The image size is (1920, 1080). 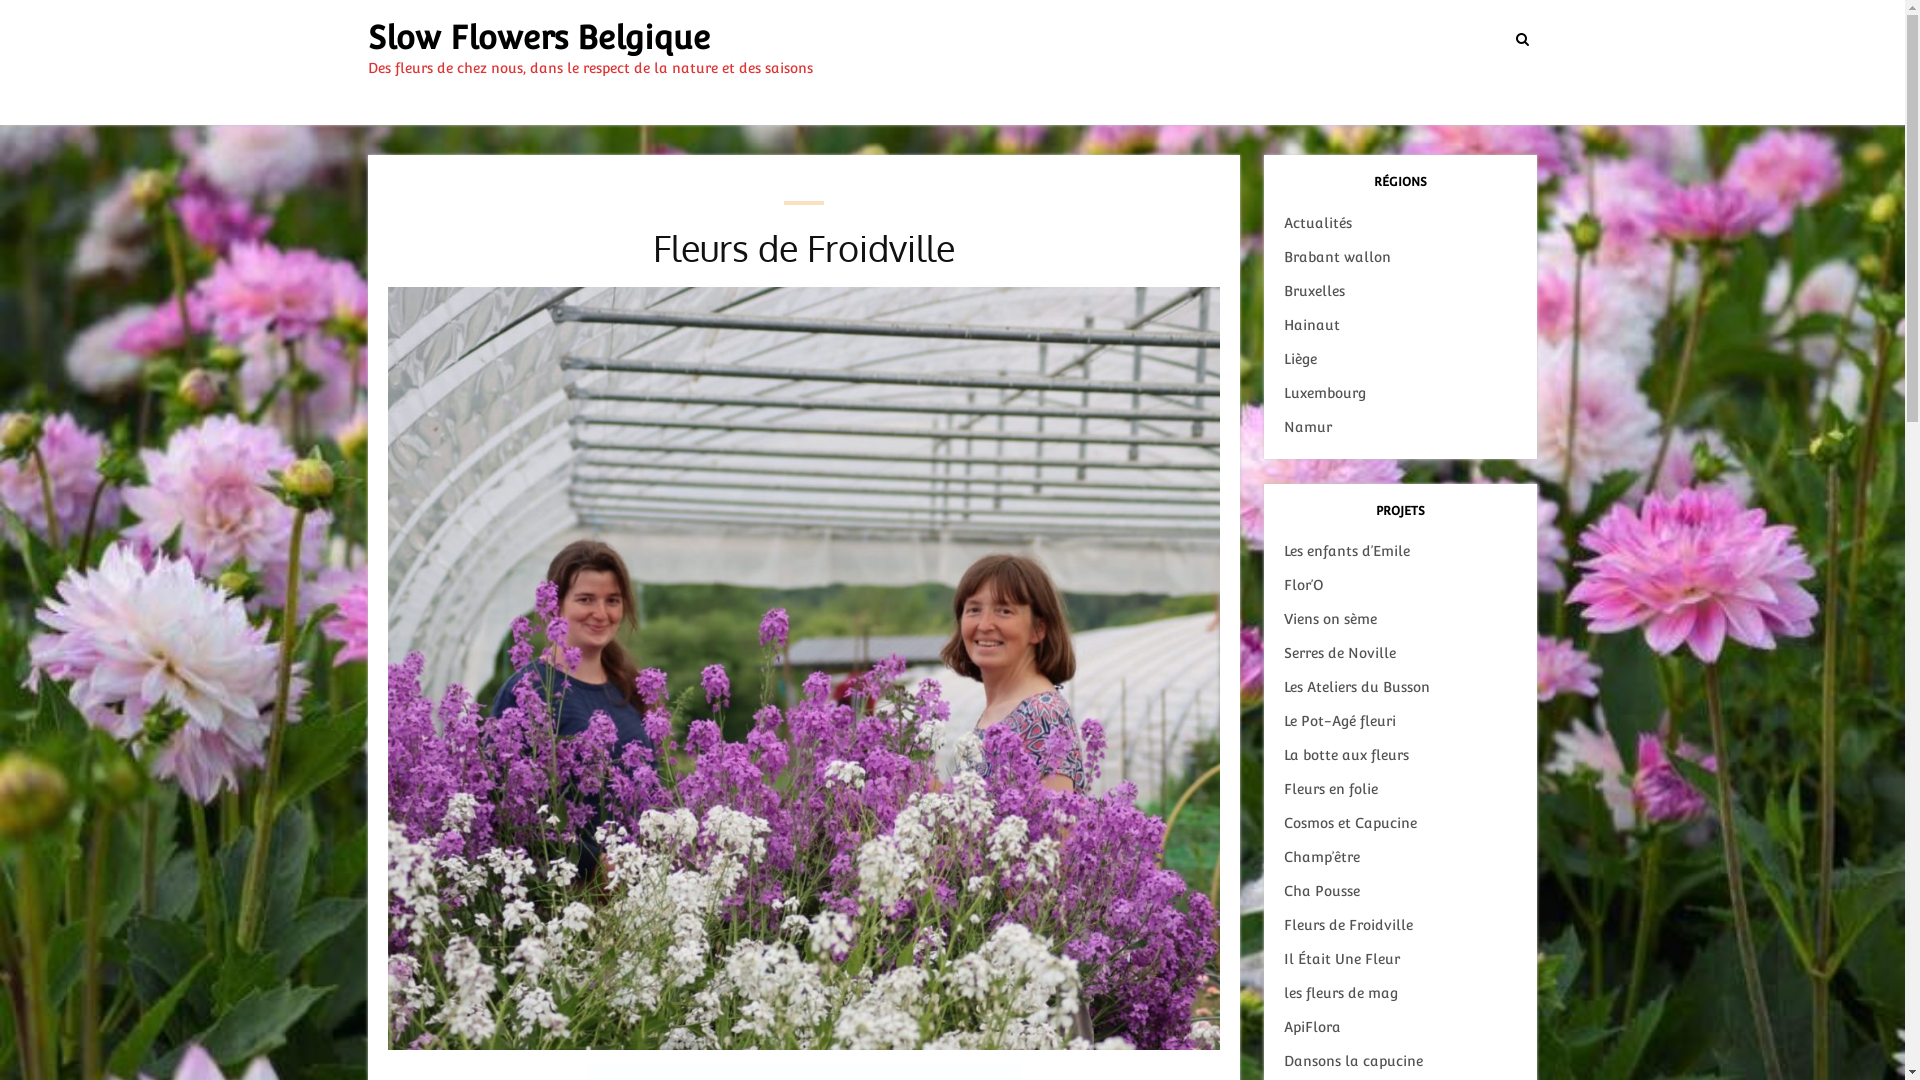 I want to click on 'Brabant wallon', so click(x=1337, y=256).